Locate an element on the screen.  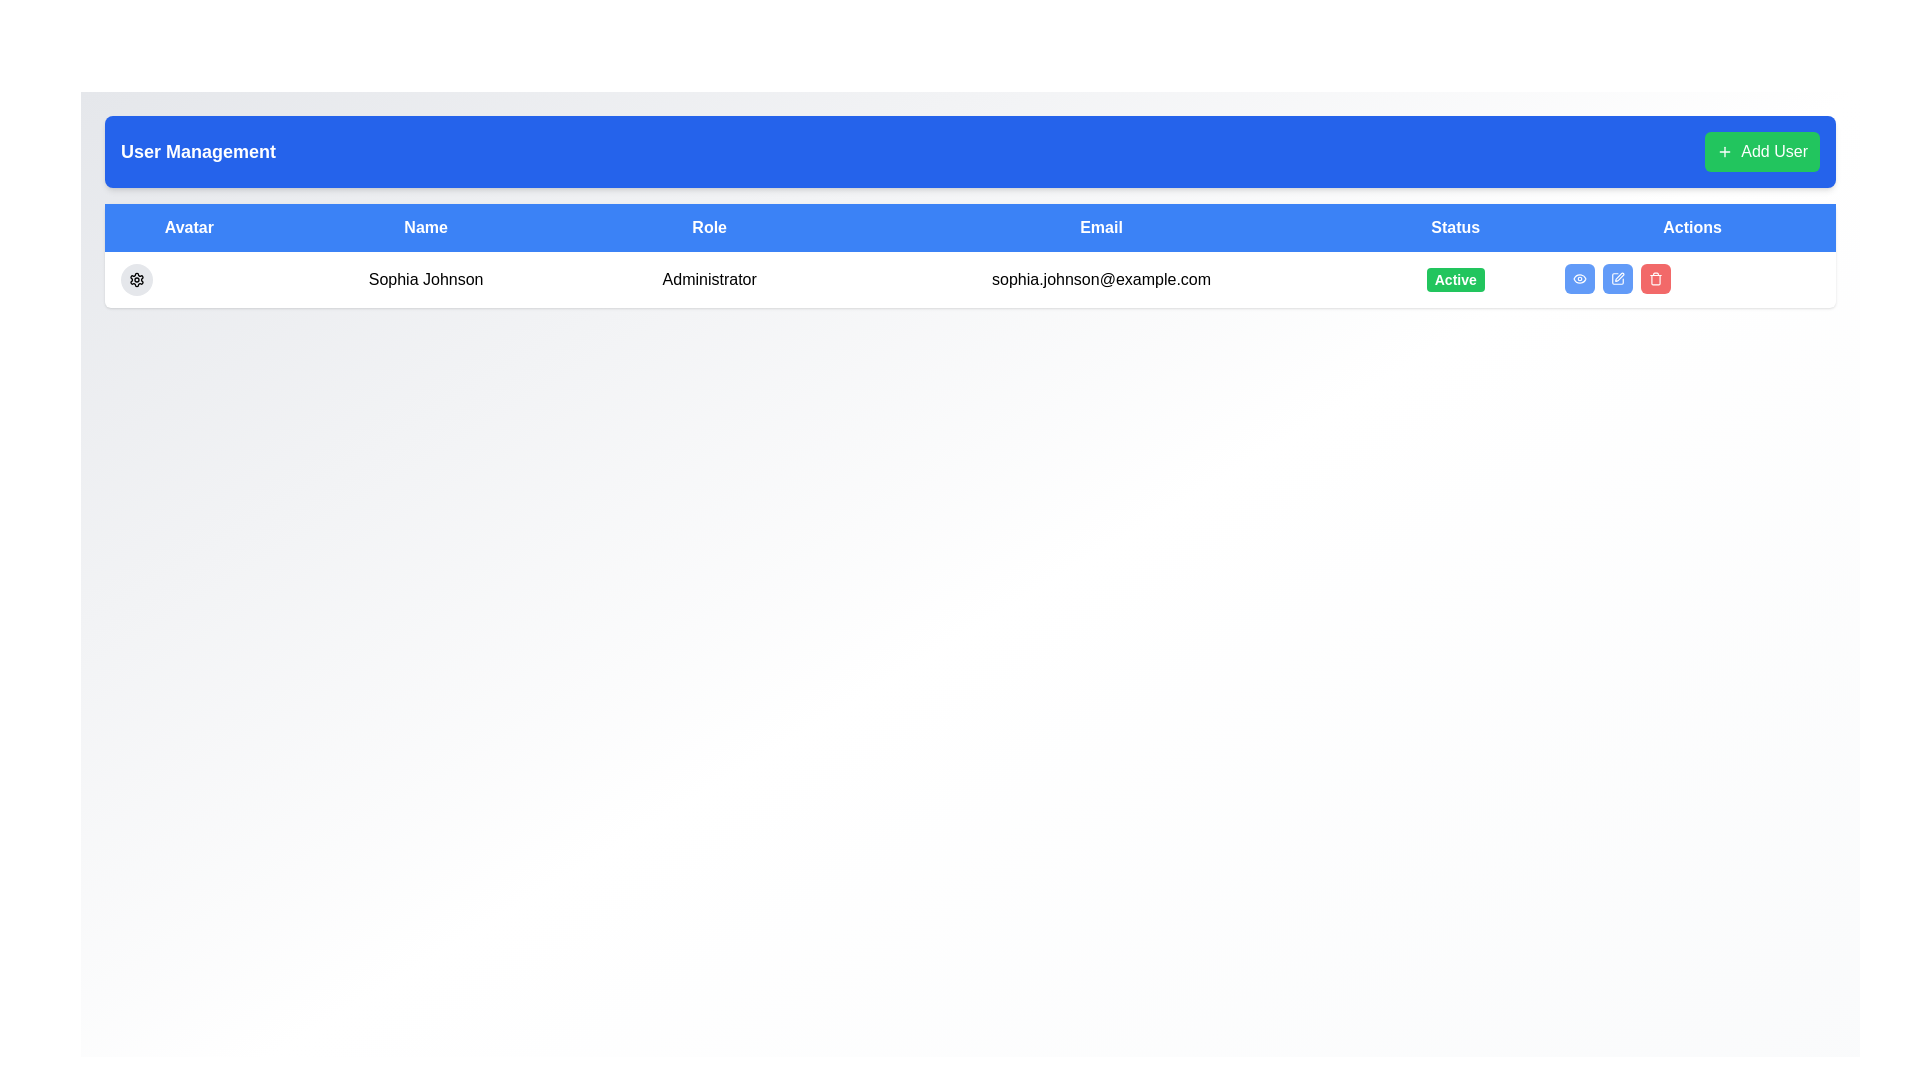
the 'Active' status badge located in the 'Status' column of the row labeled 'Sophia Johnson' is located at coordinates (1455, 280).